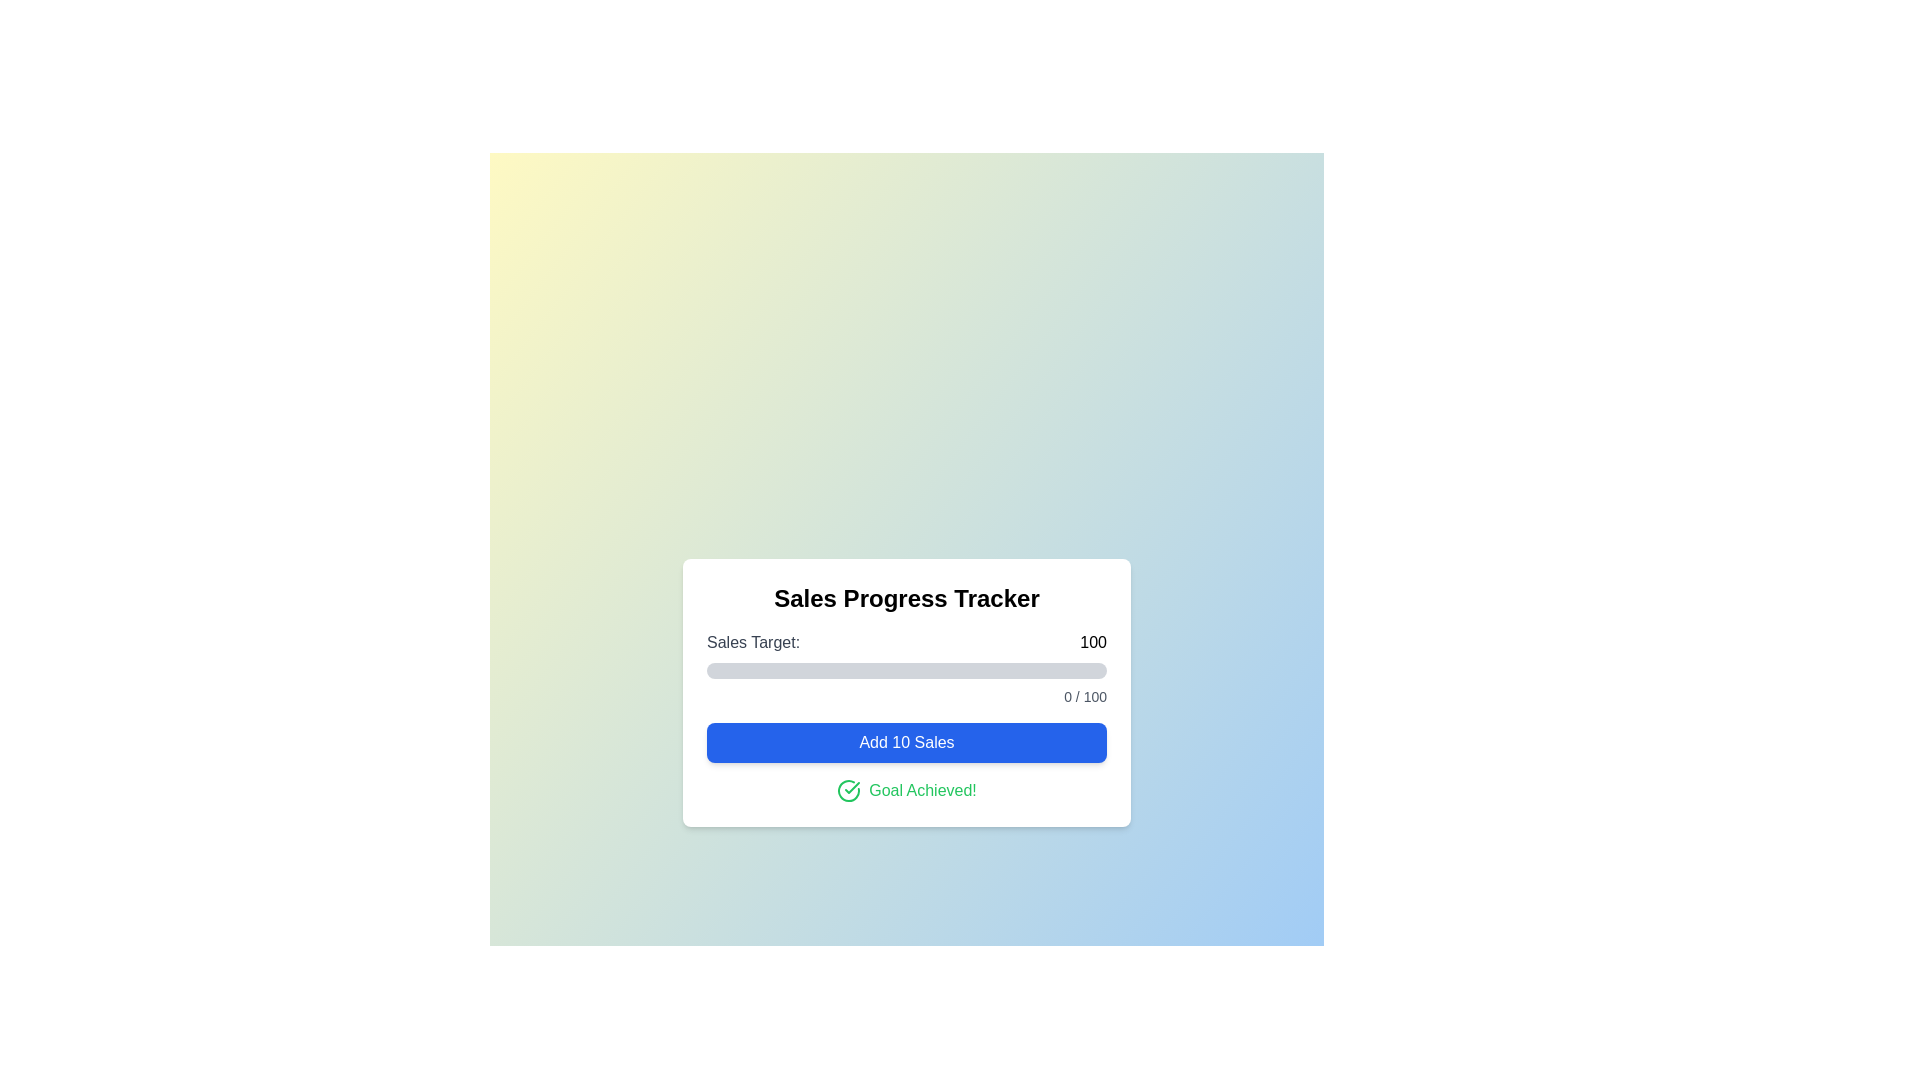 The width and height of the screenshot is (1920, 1080). I want to click on text of the progress bar labeled 'Sales Target:' which displays the current value and the total target value beneath it, located at the center of the progress bar, so click(906, 668).